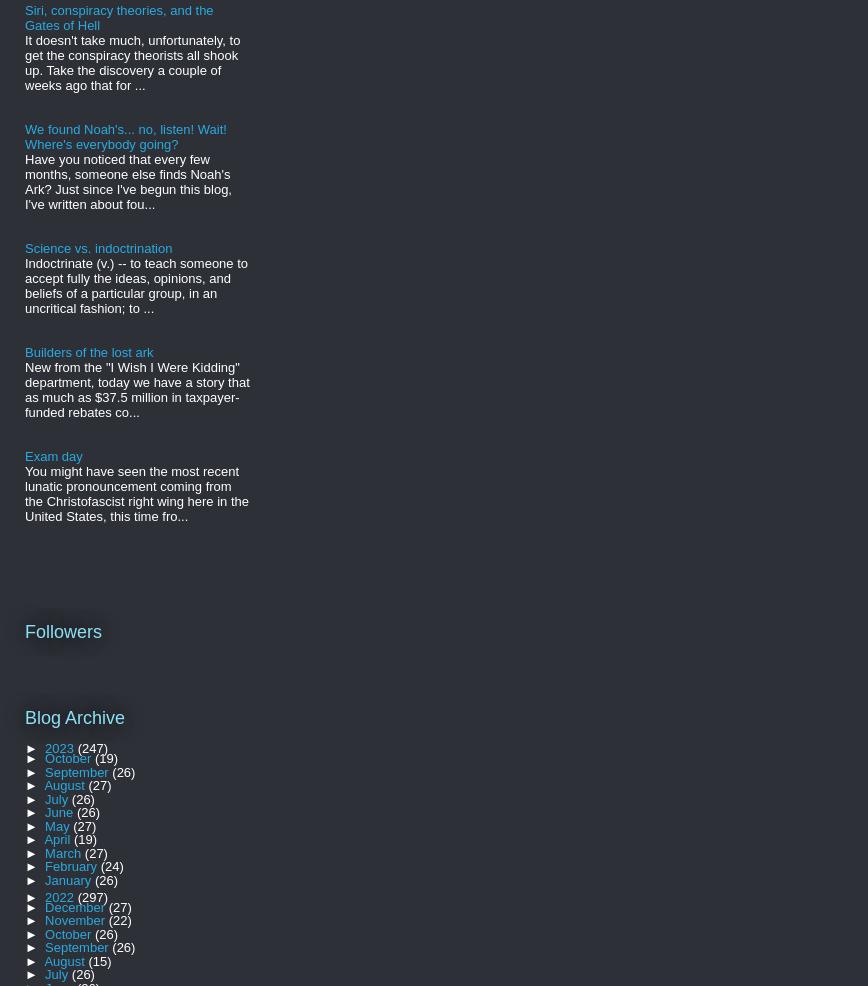 This screenshot has width=868, height=986. Describe the element at coordinates (136, 284) in the screenshot. I see `'Indoctrinate  (v.) -- to teach someone to accept fully the ideas, opinions, and beliefs of a particular group, in an uncritical fashion; to ...'` at that location.